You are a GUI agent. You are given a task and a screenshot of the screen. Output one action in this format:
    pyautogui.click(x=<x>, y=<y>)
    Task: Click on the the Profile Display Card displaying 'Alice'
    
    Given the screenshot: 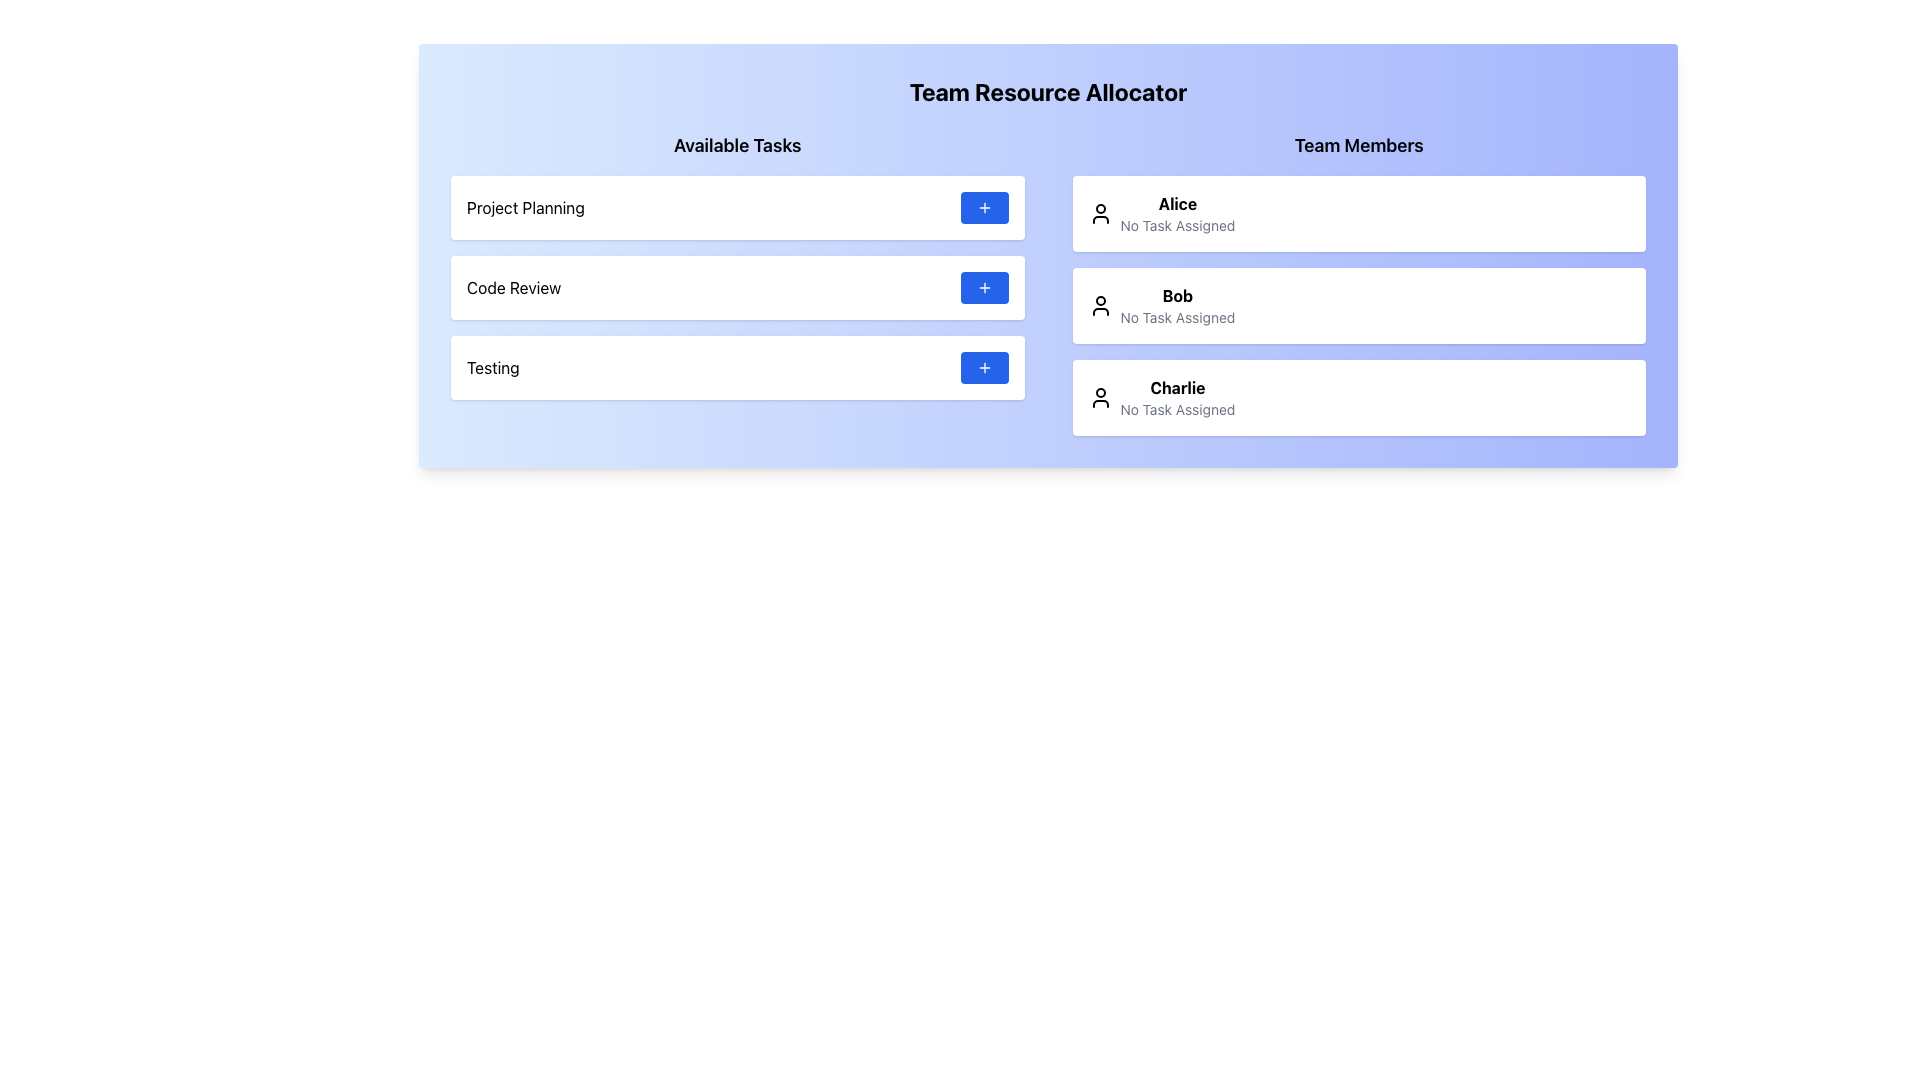 What is the action you would take?
    pyautogui.click(x=1359, y=213)
    